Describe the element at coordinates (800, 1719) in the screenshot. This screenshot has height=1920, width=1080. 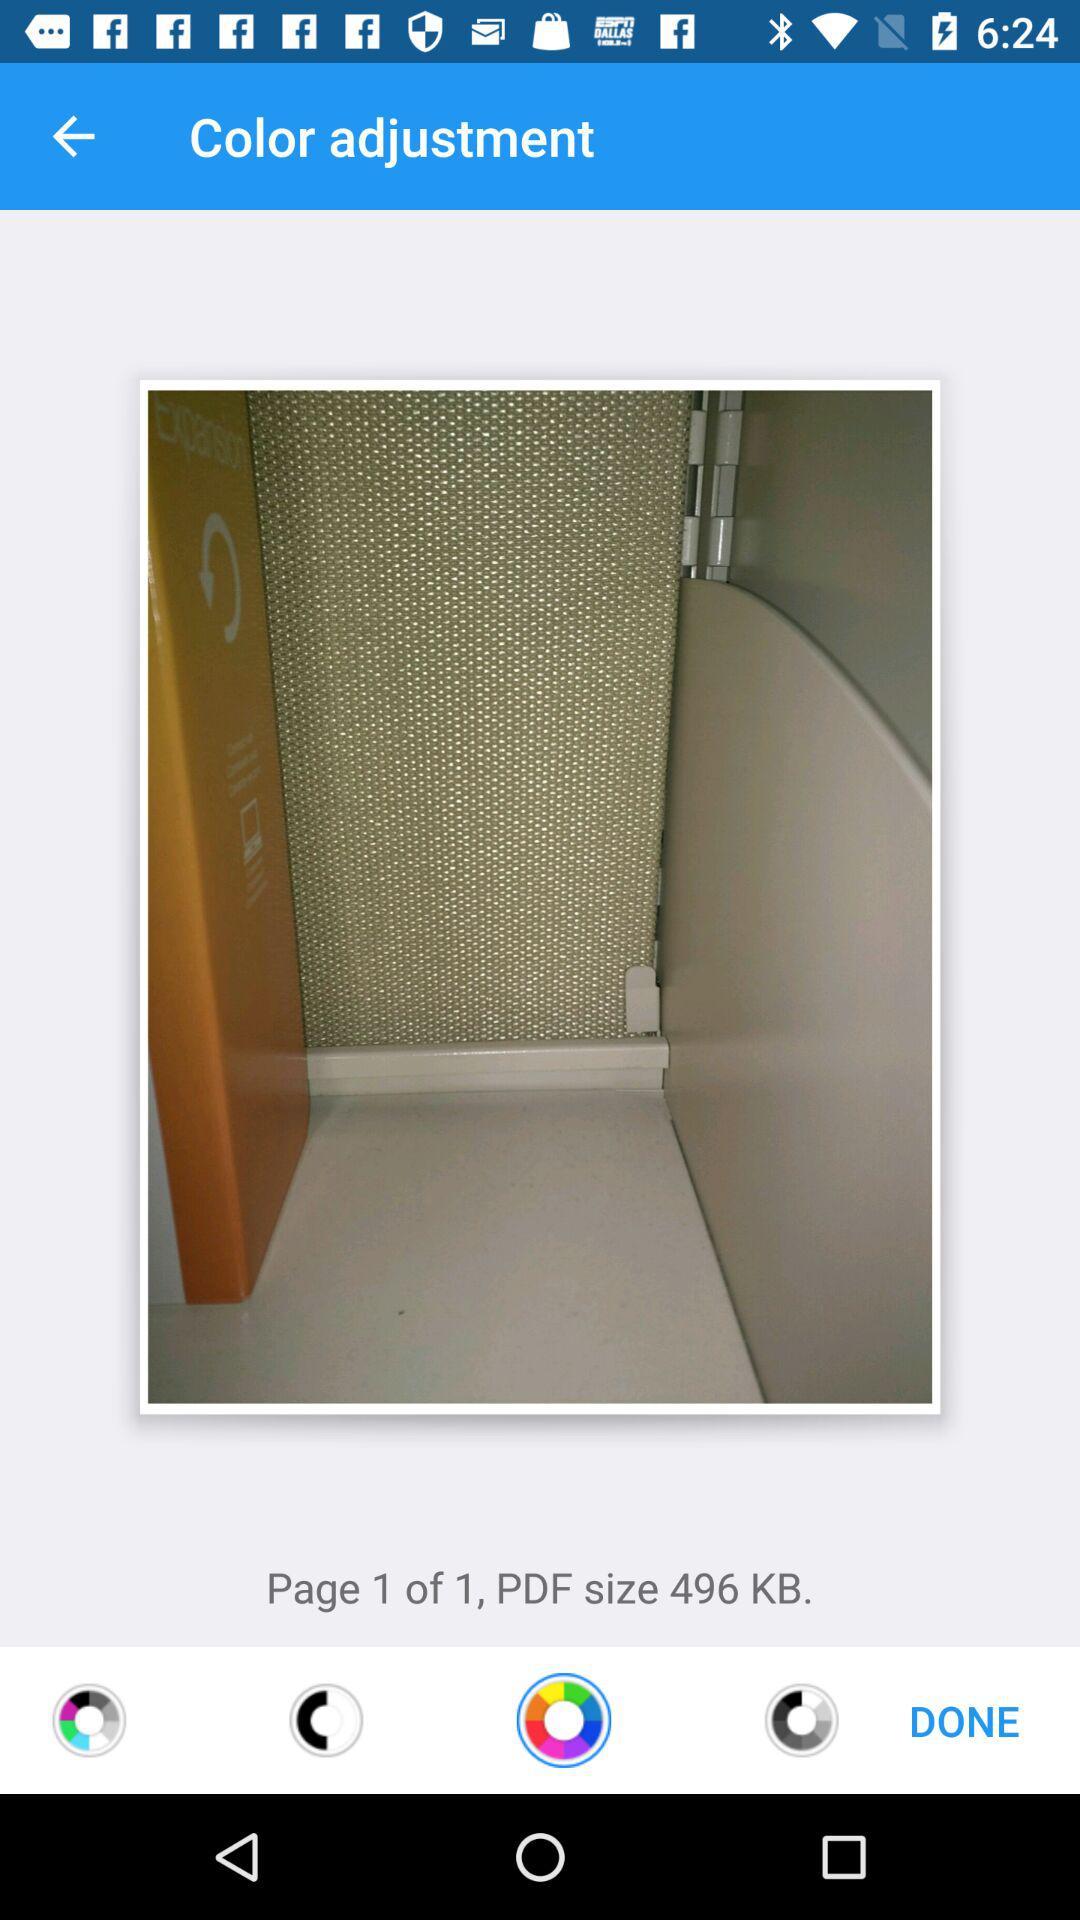
I see `the icon below the page 1 of item` at that location.